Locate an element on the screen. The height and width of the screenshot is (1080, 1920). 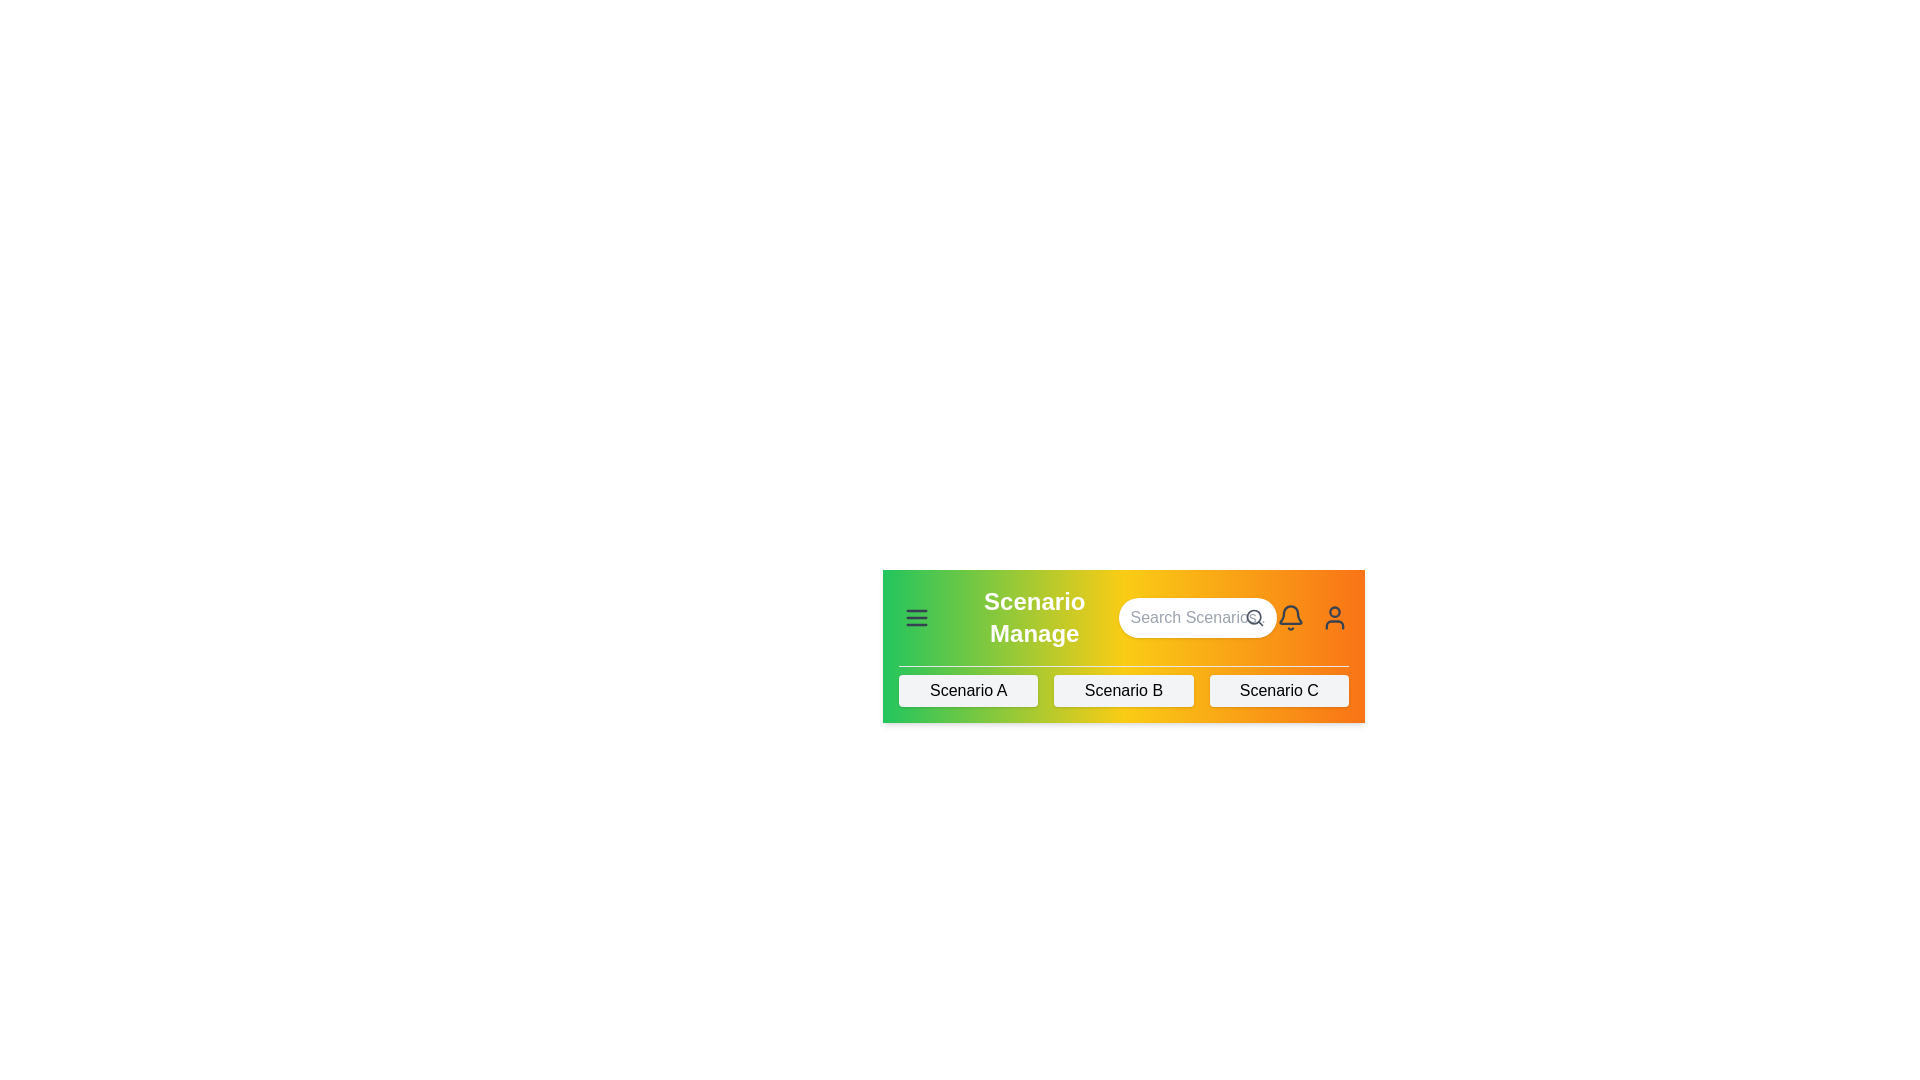
the bell icon to toggle notification settings is located at coordinates (1291, 616).